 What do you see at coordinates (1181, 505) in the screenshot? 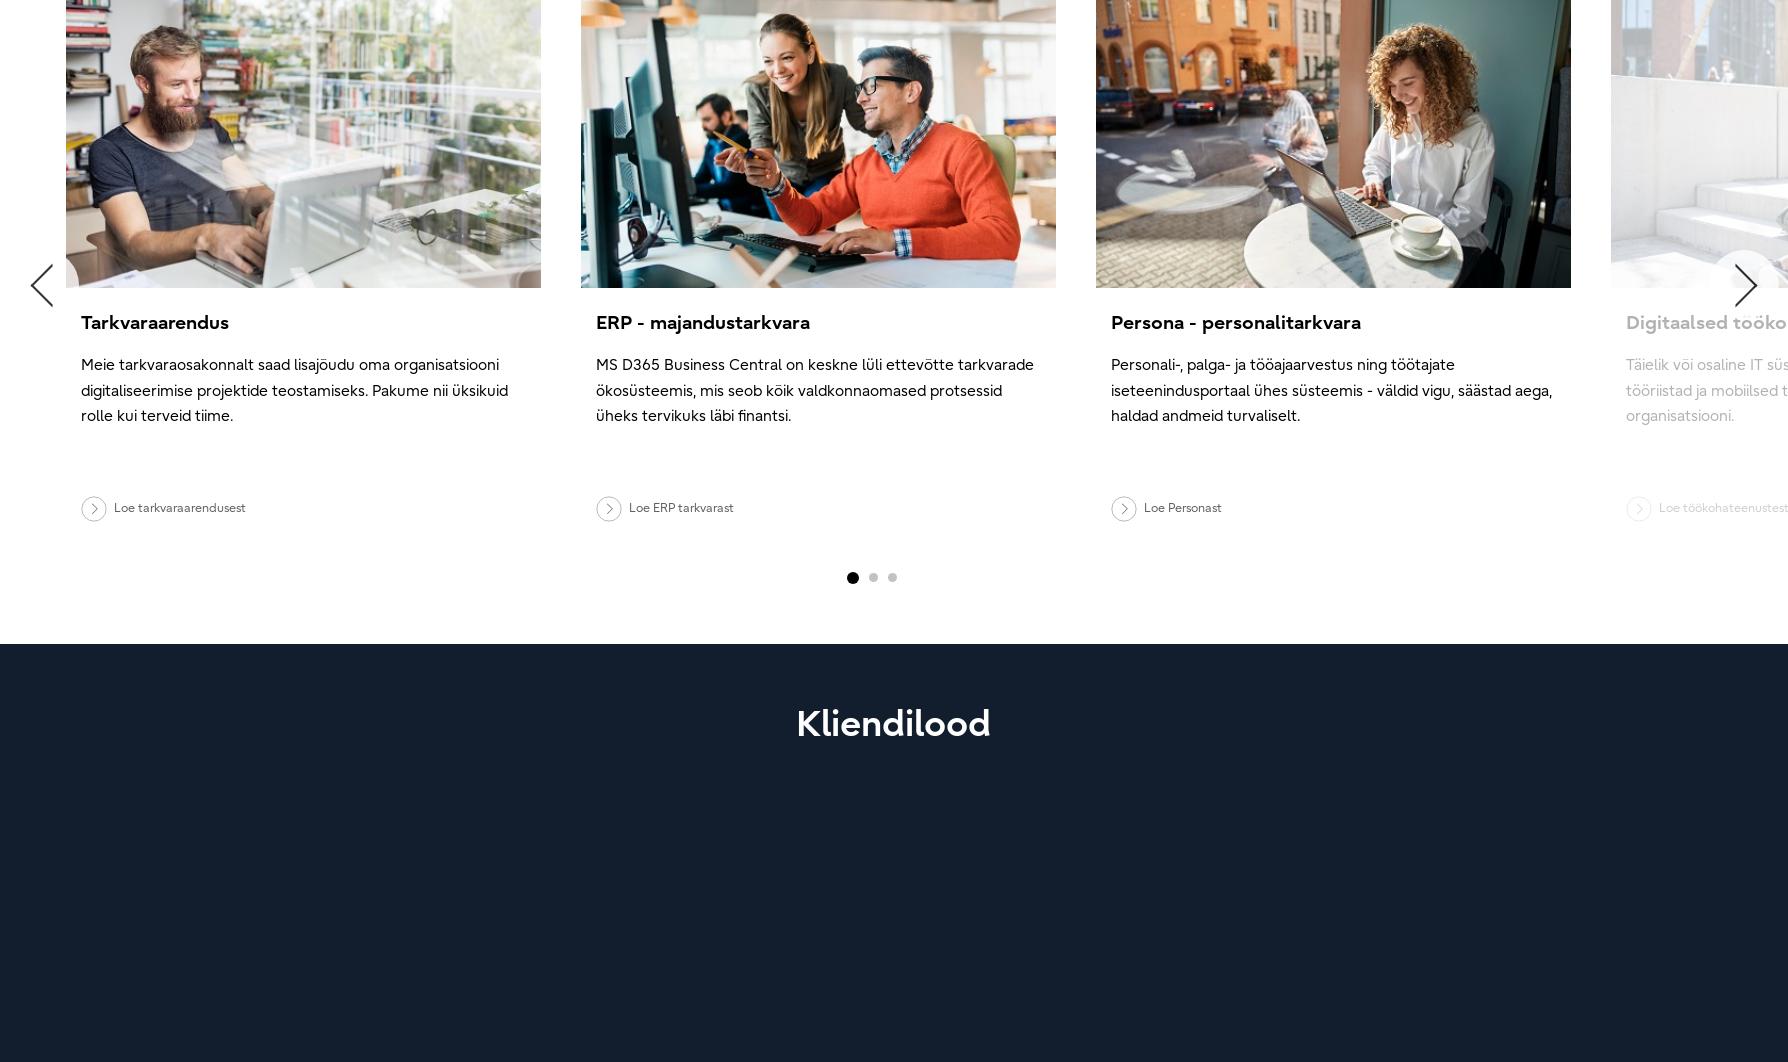
I see `'Loe Personast'` at bounding box center [1181, 505].